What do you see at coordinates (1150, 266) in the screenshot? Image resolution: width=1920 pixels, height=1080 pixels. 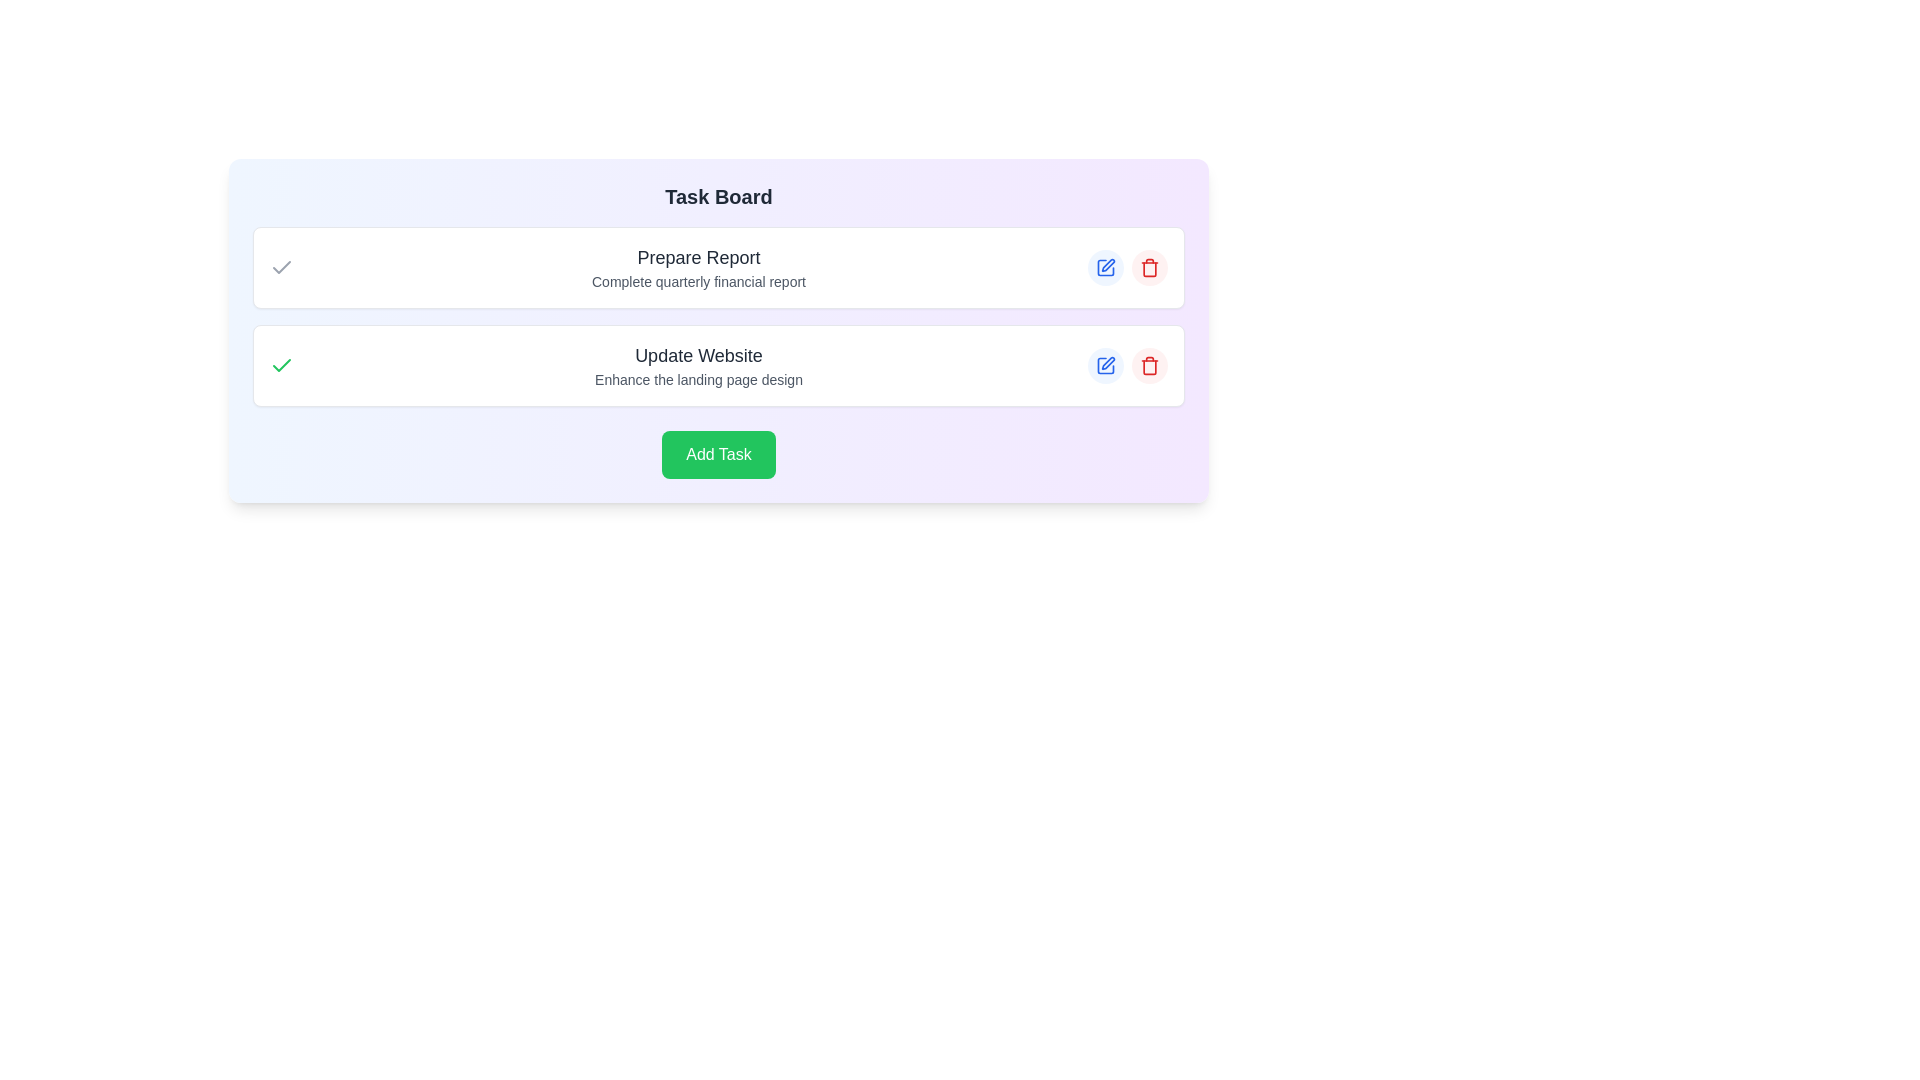 I see `the delete button for the 'Prepare Report' task located` at bounding box center [1150, 266].